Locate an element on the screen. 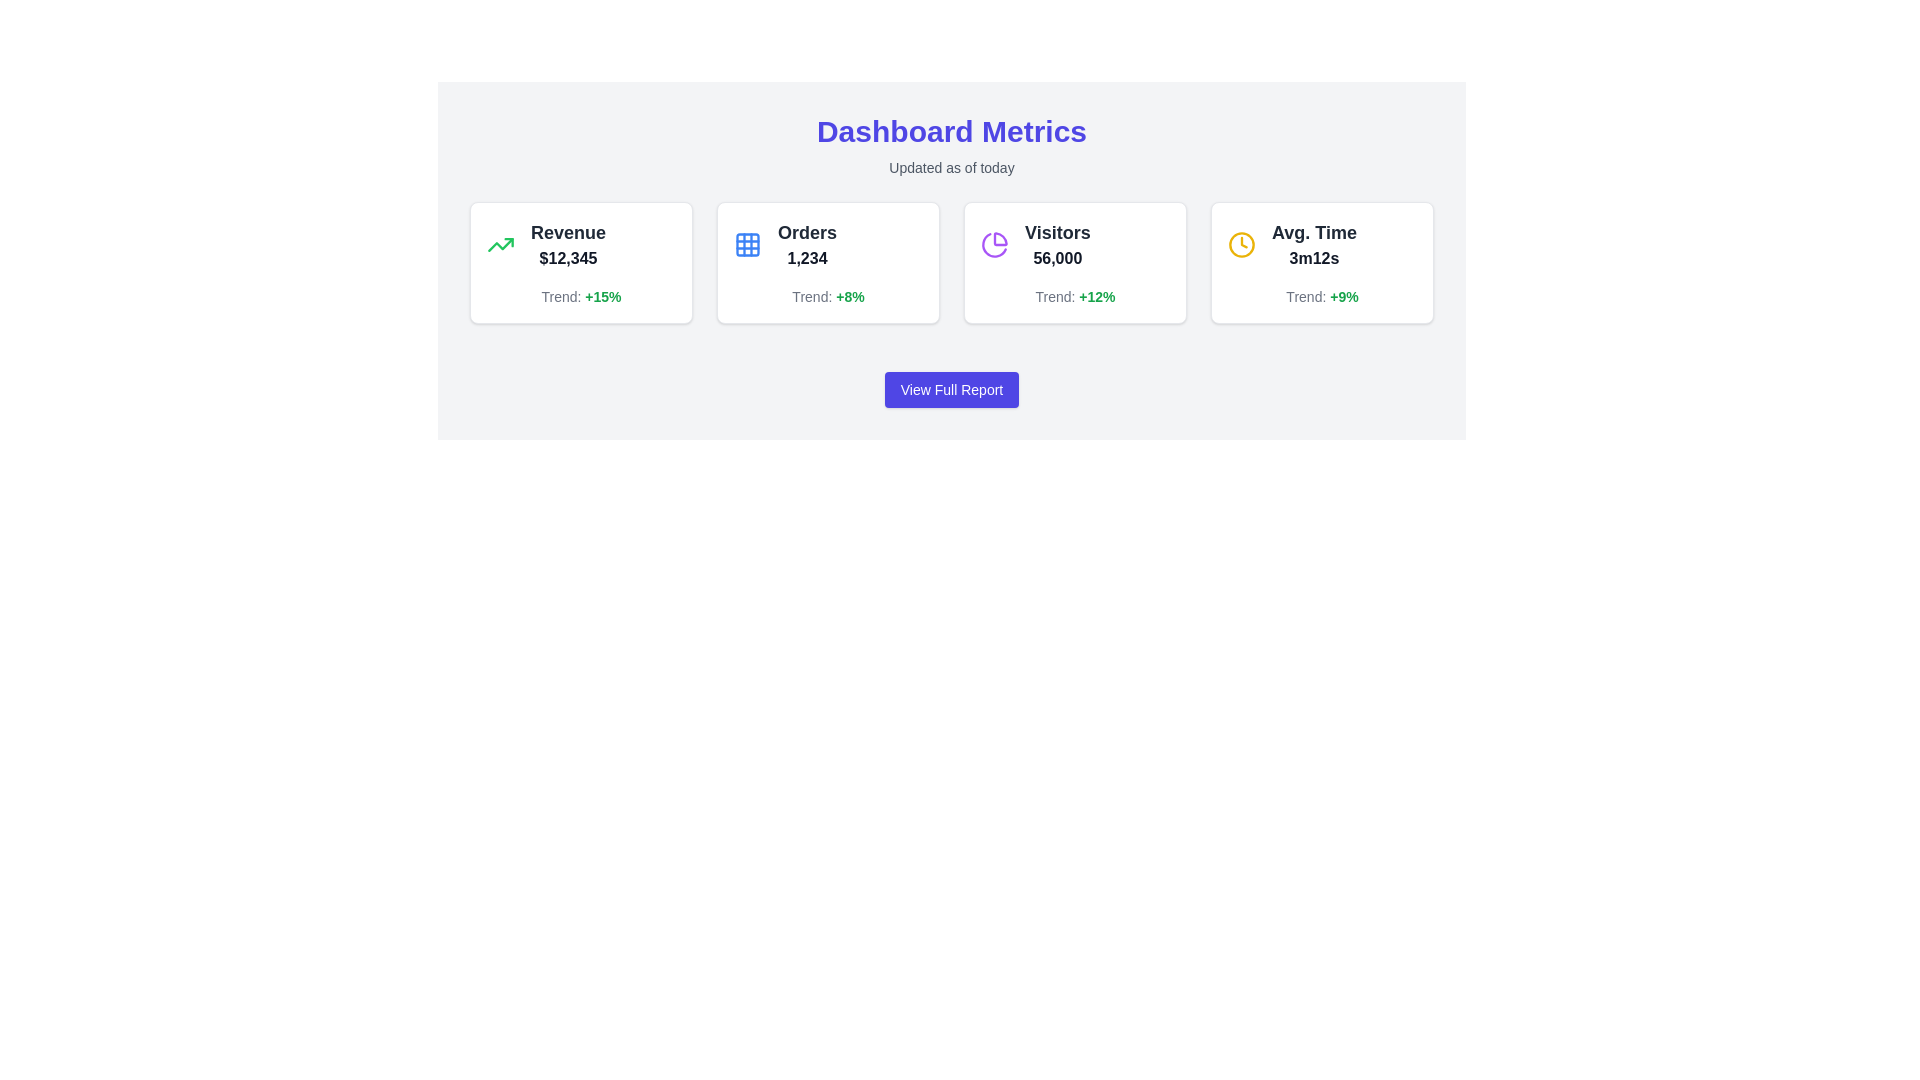 The width and height of the screenshot is (1920, 1080). the clock icon representing the 'Avg. Time' metric, which is located in the rightmost position among the four summary cards, above the text 'Avg. Time 3m12s' is located at coordinates (1241, 244).